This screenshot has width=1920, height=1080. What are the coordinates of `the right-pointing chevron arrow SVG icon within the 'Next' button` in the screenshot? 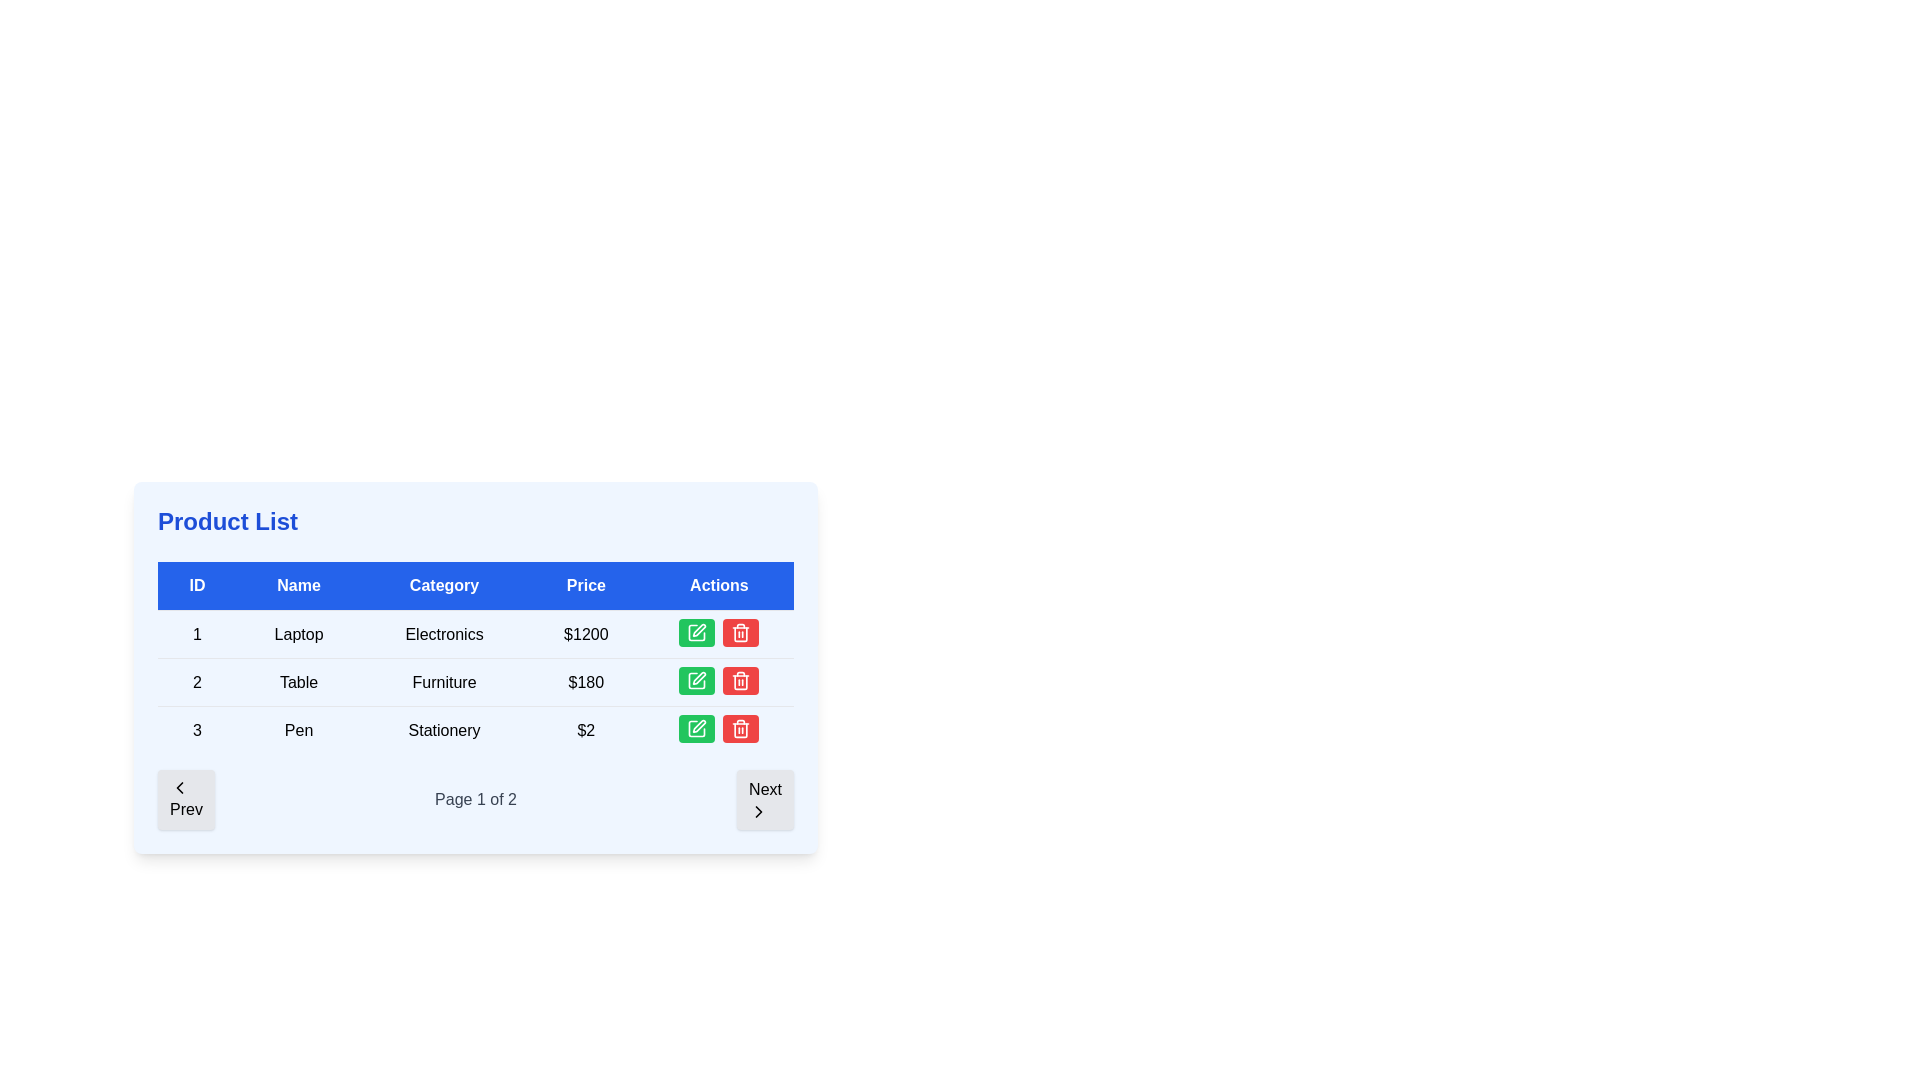 It's located at (758, 812).